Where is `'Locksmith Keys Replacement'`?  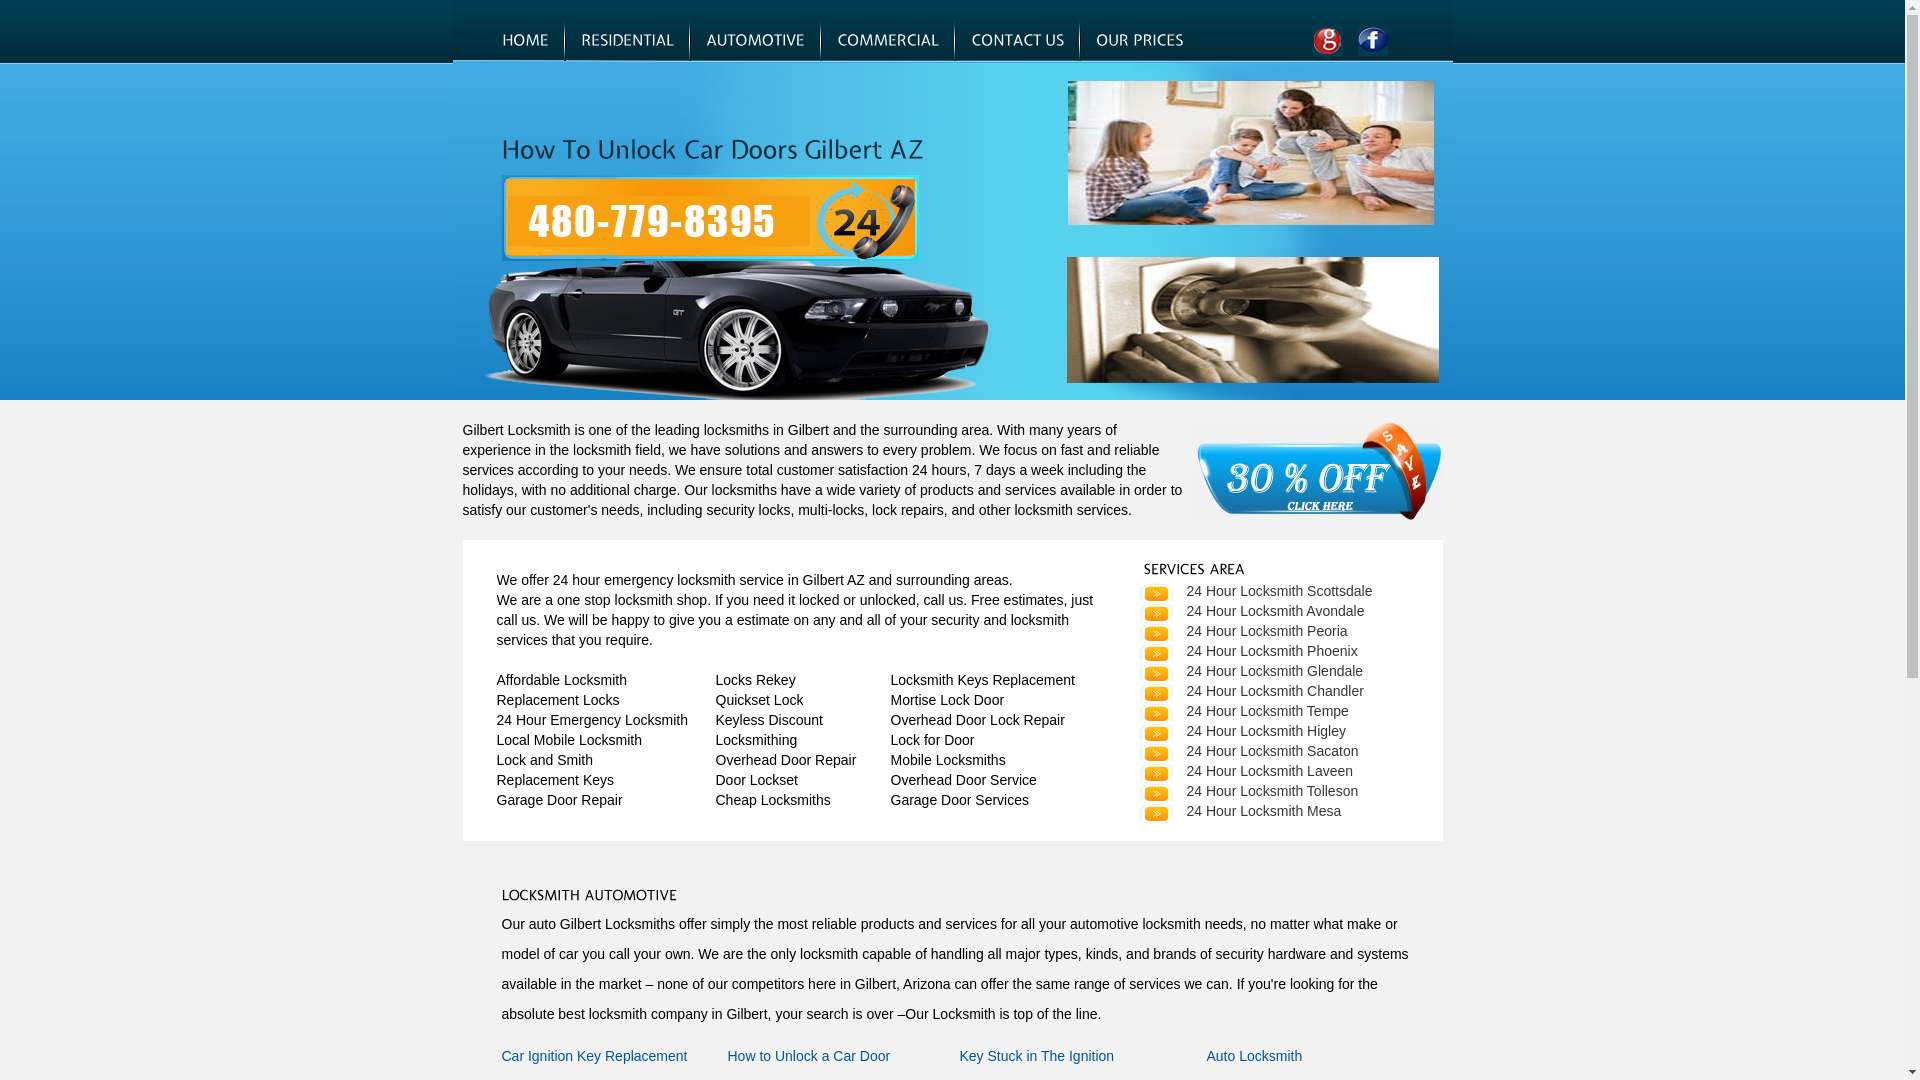
'Locksmith Keys Replacement' is located at coordinates (888, 678).